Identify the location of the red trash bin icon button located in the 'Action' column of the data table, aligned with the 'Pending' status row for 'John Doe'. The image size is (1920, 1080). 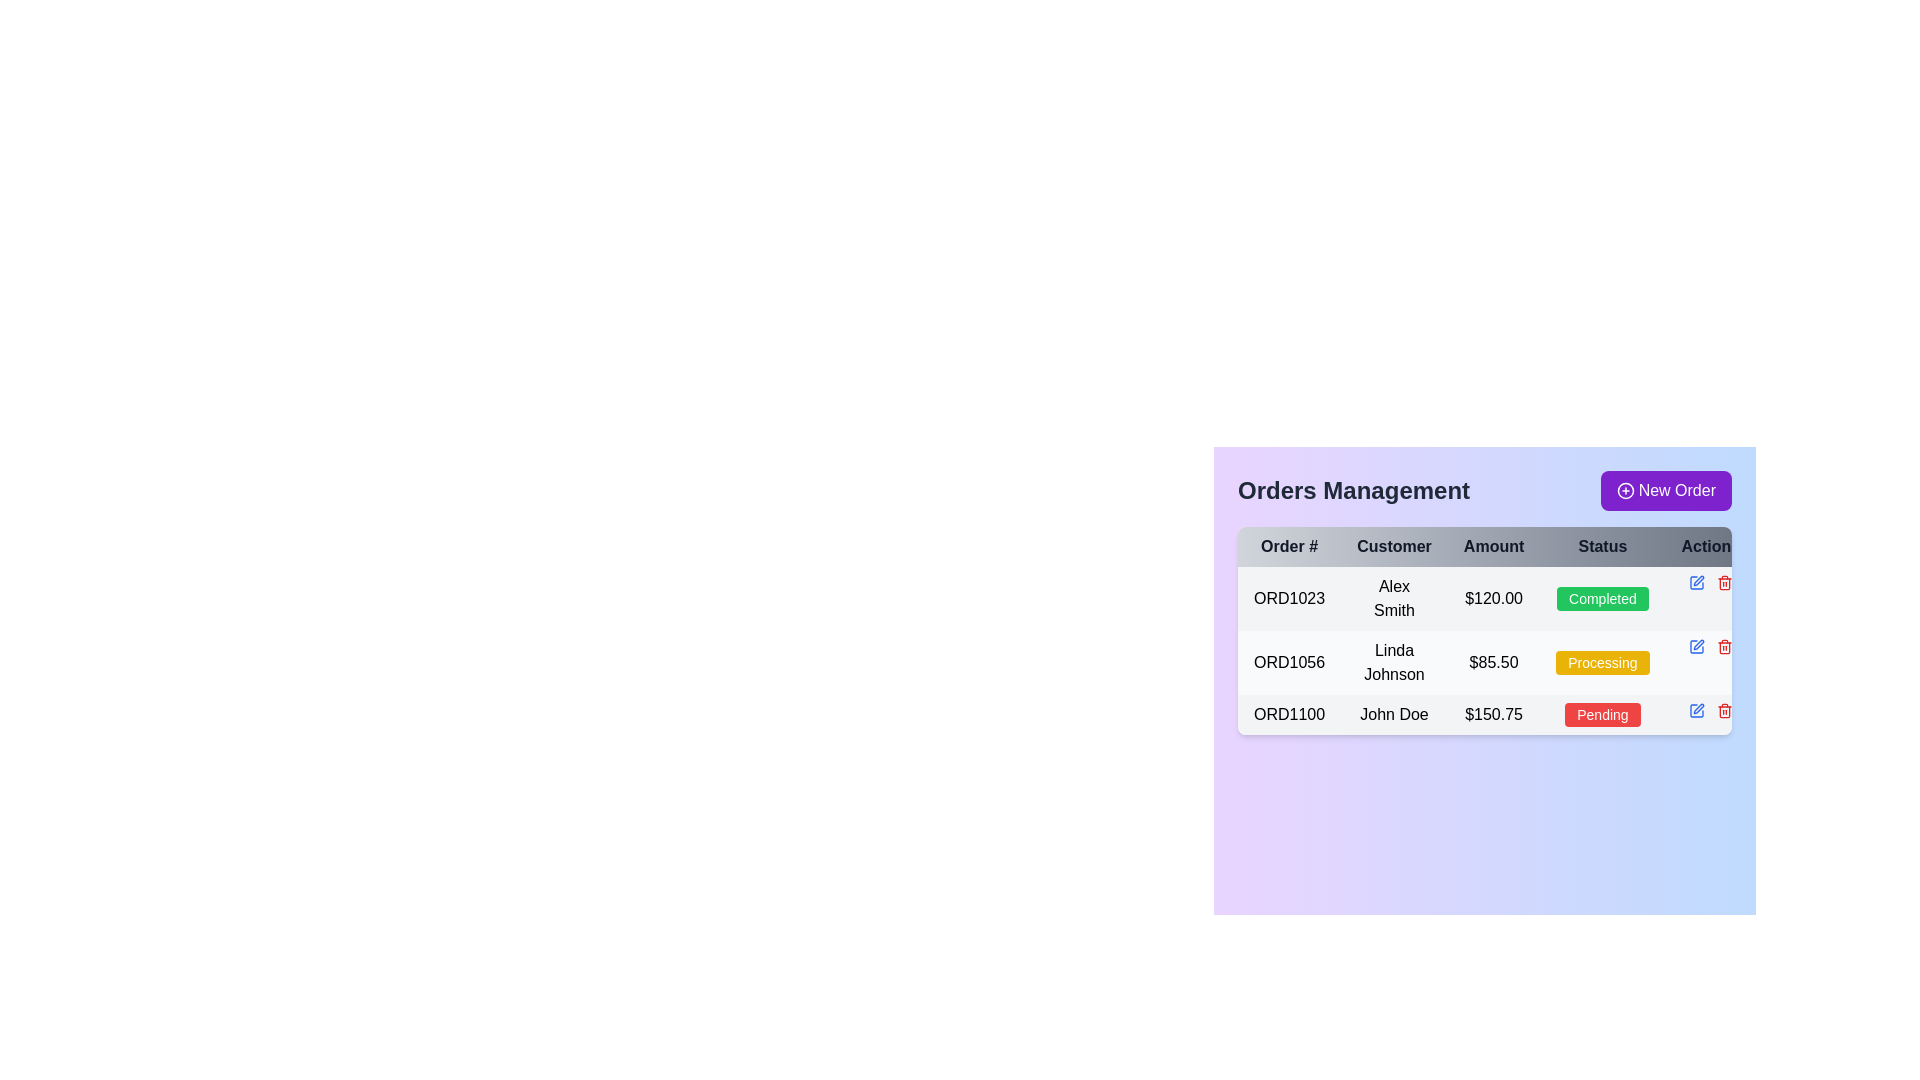
(1723, 709).